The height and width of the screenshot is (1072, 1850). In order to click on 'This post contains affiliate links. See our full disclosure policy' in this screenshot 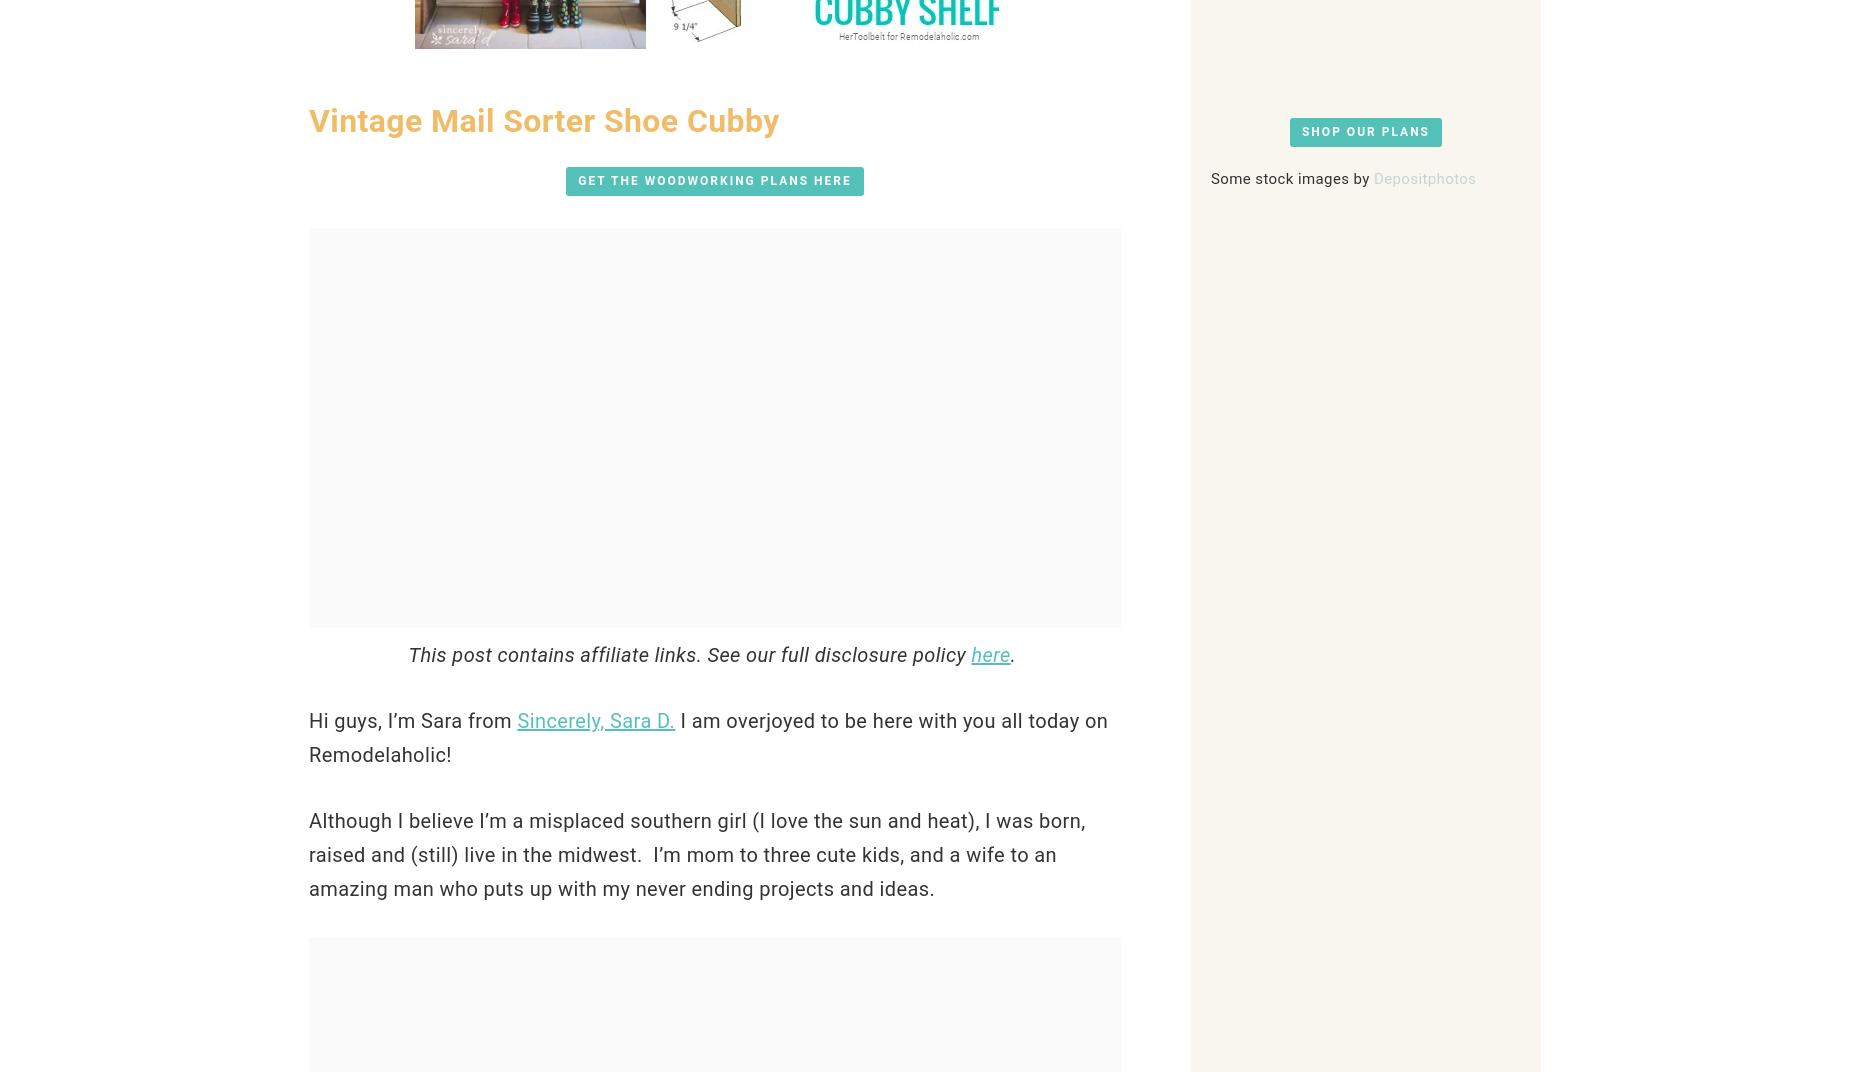, I will do `click(689, 654)`.